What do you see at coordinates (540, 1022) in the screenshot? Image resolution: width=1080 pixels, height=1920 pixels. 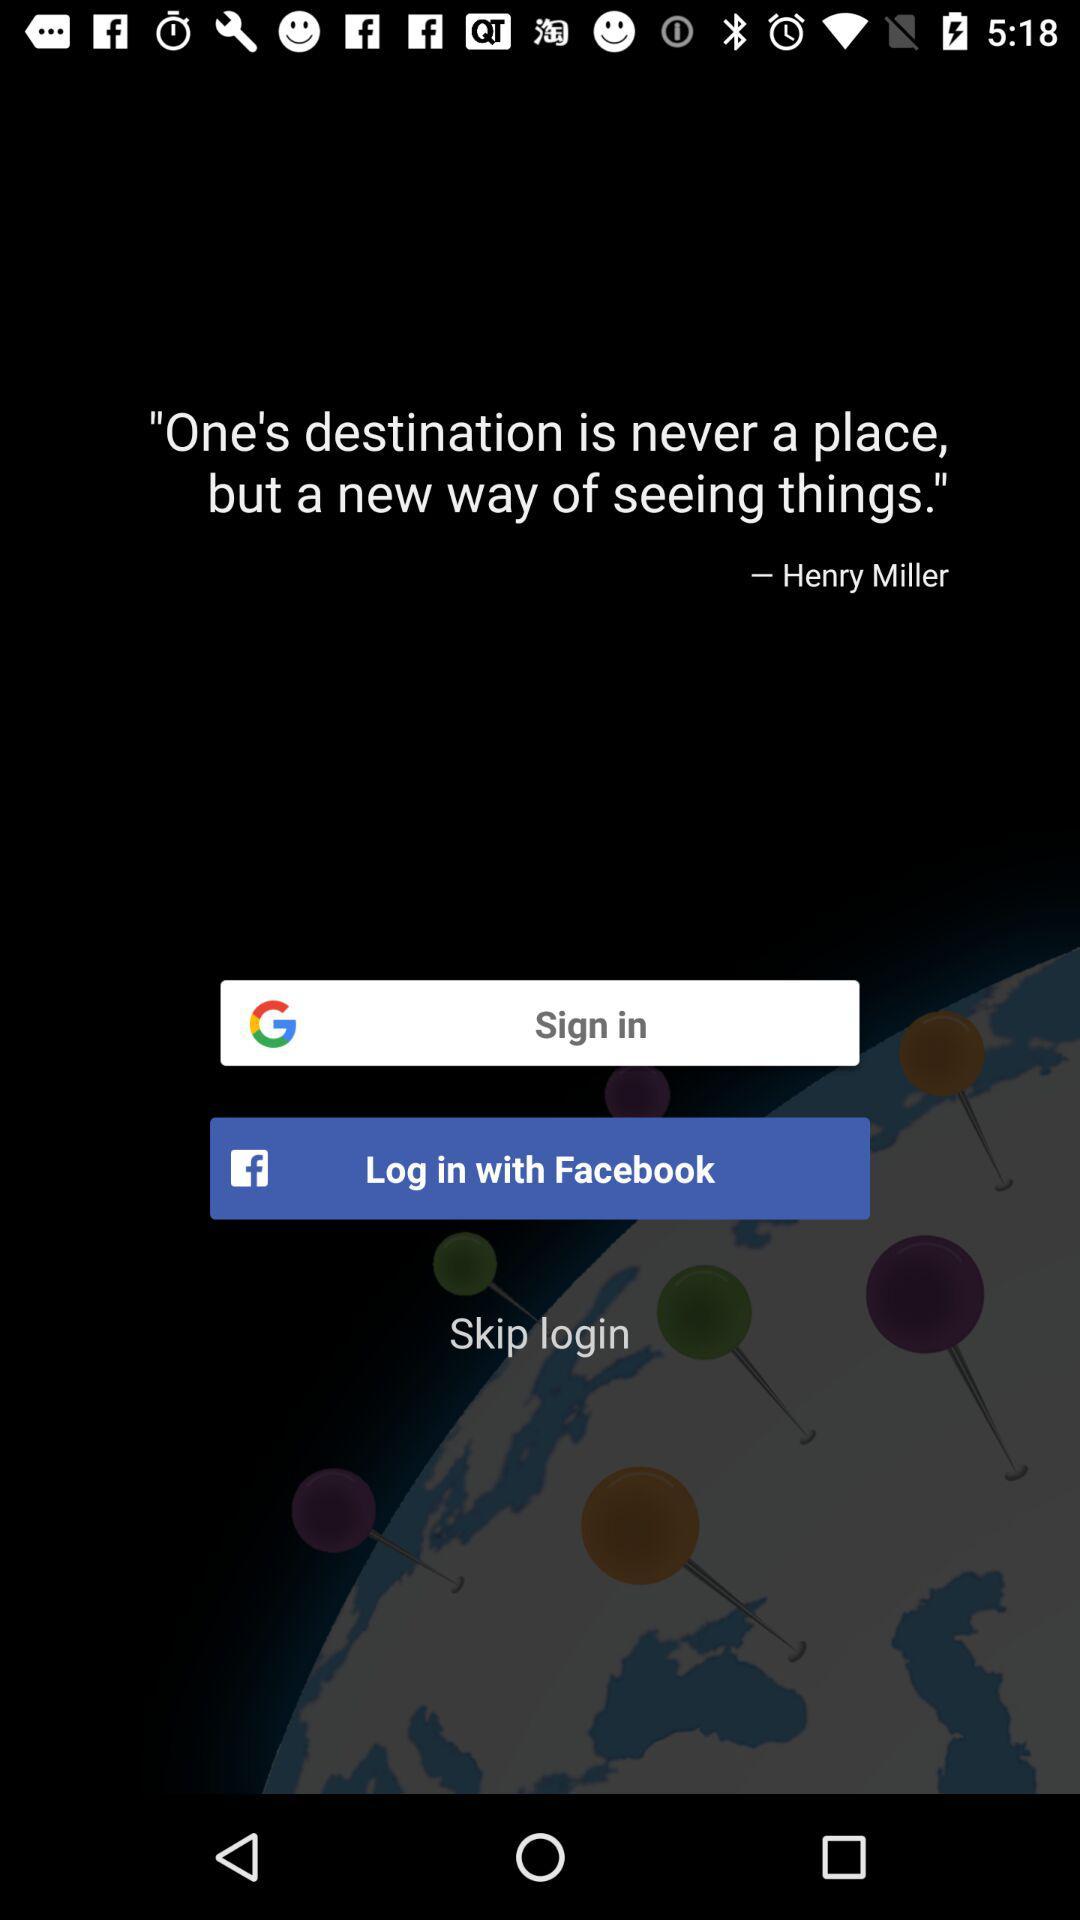 I see `the sign in item` at bounding box center [540, 1022].